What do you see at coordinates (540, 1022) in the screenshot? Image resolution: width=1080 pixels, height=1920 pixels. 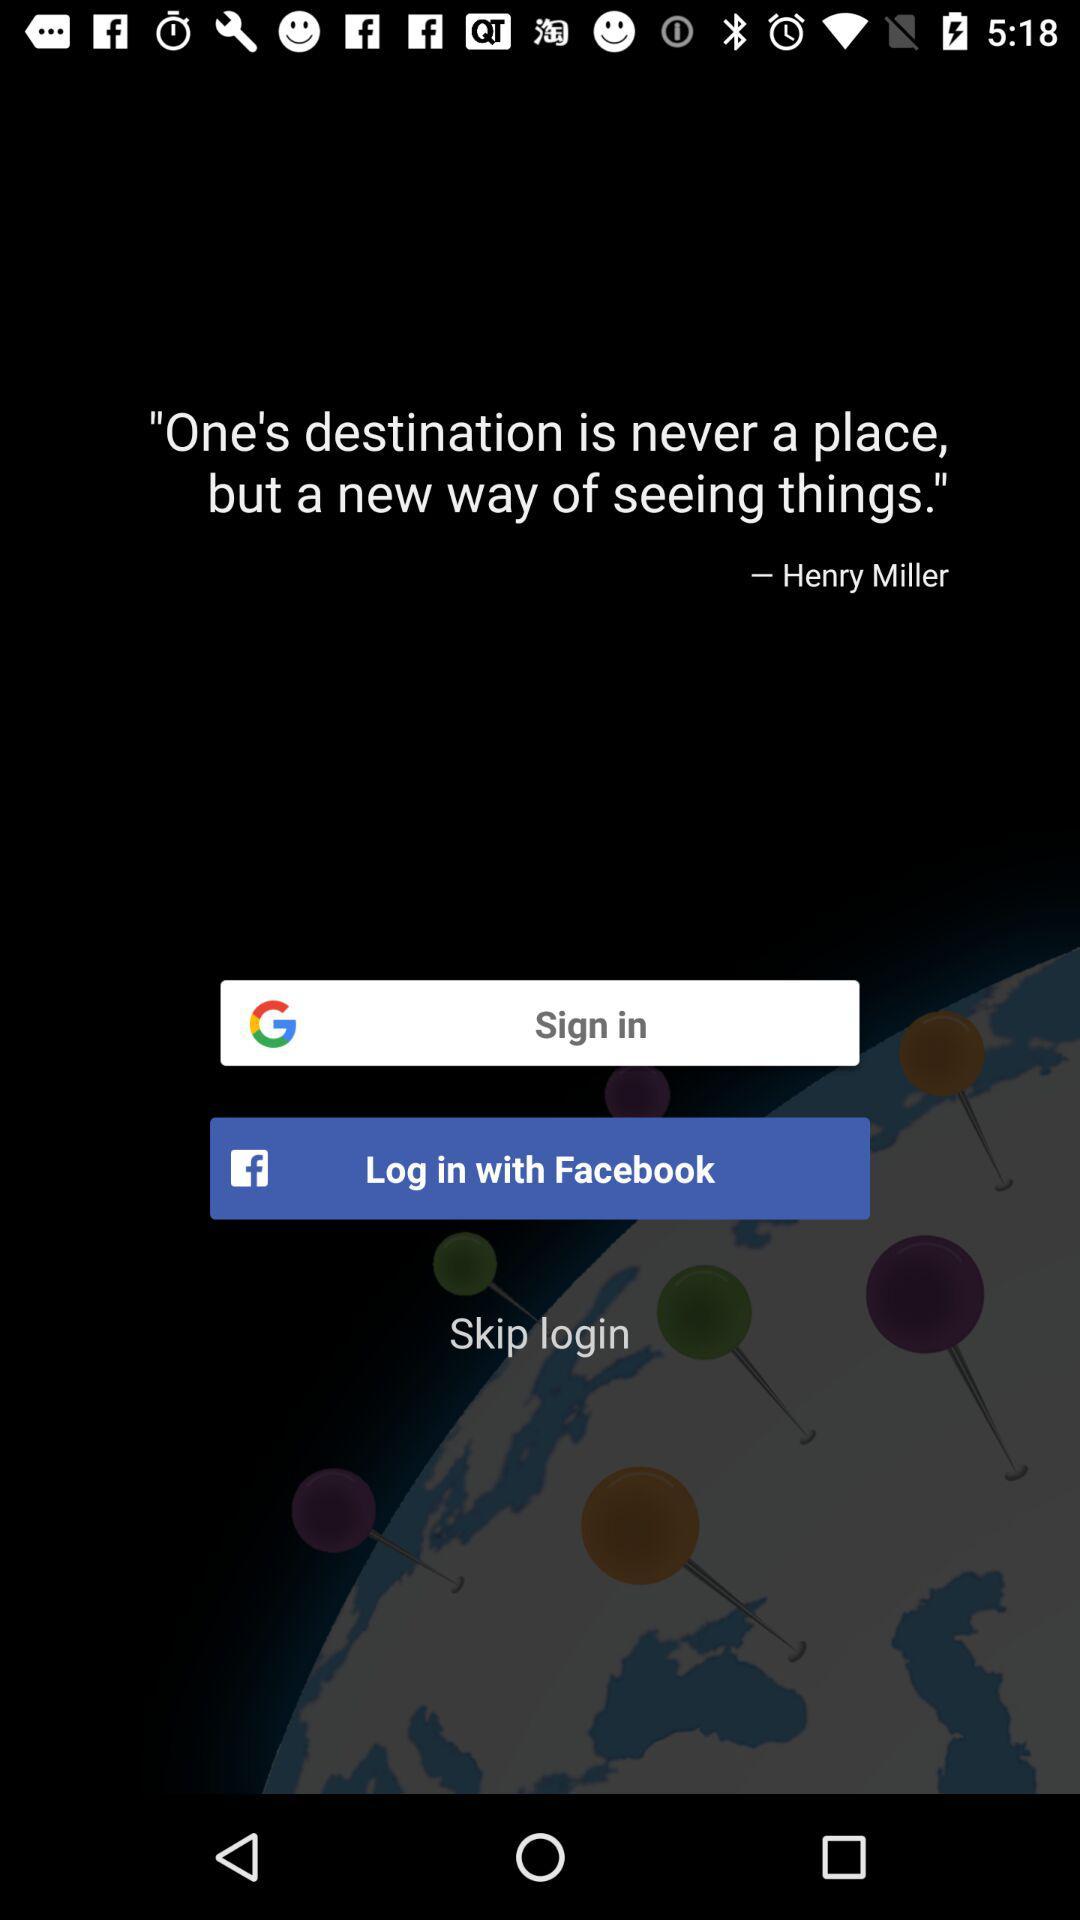 I see `the sign in item` at bounding box center [540, 1022].